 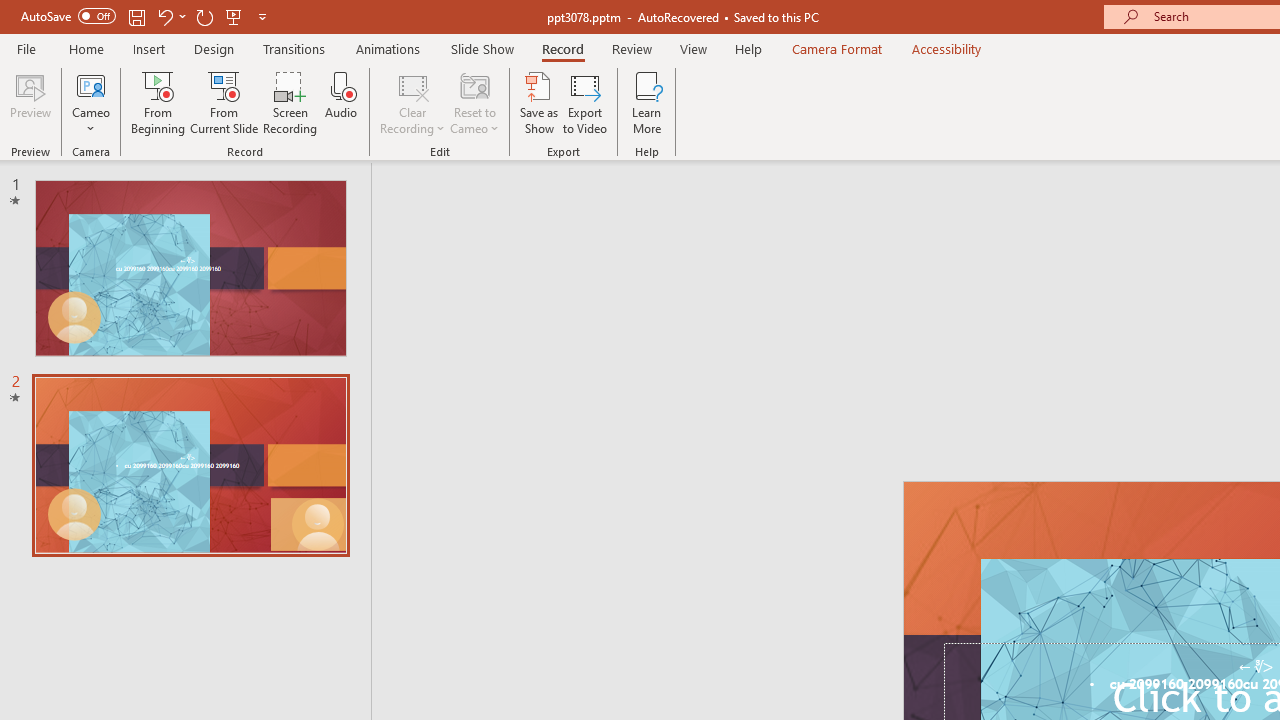 I want to click on 'Camera Format', so click(x=837, y=48).